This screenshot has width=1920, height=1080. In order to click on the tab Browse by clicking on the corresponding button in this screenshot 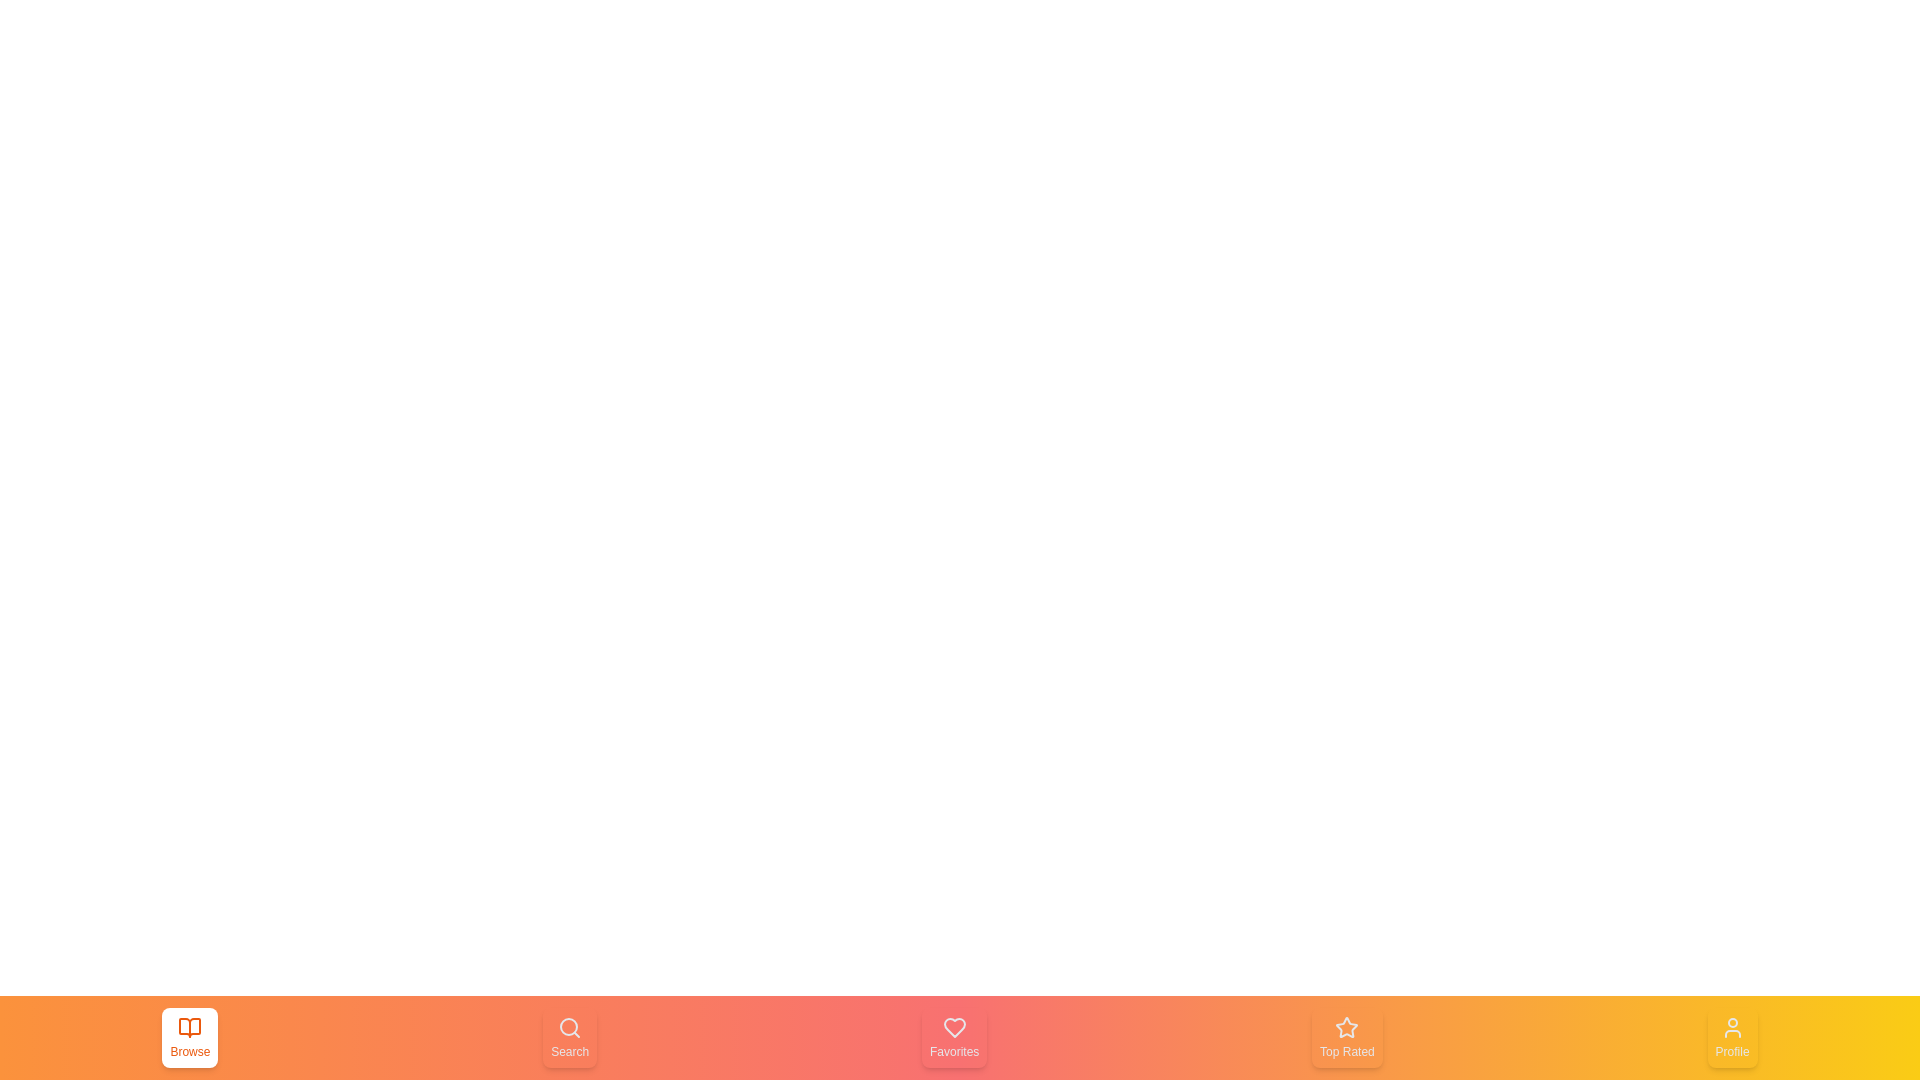, I will do `click(190, 1036)`.